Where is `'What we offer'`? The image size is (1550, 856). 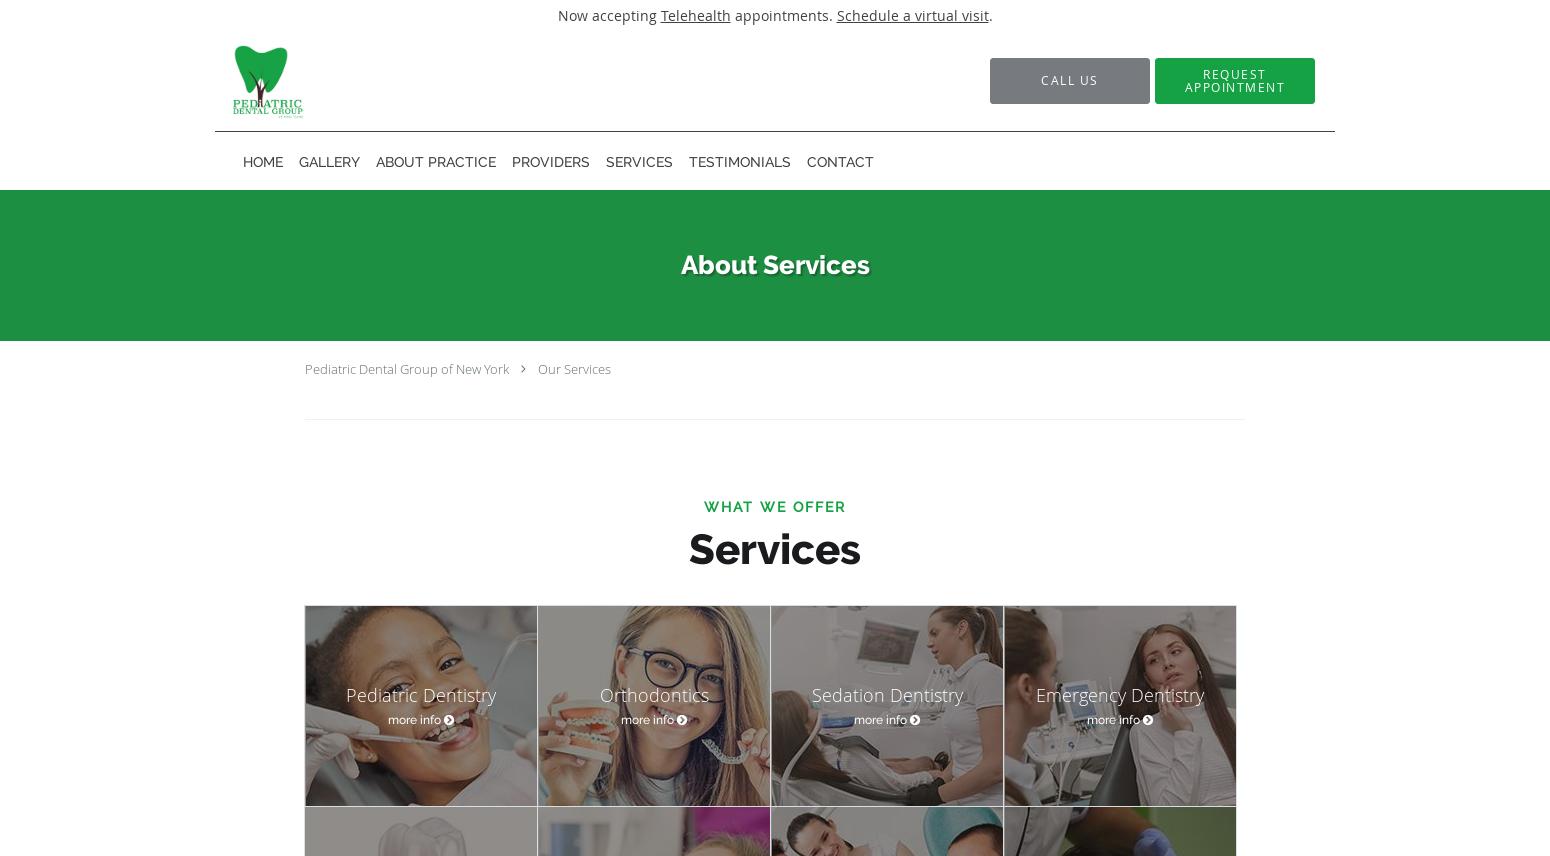 'What we offer' is located at coordinates (775, 507).